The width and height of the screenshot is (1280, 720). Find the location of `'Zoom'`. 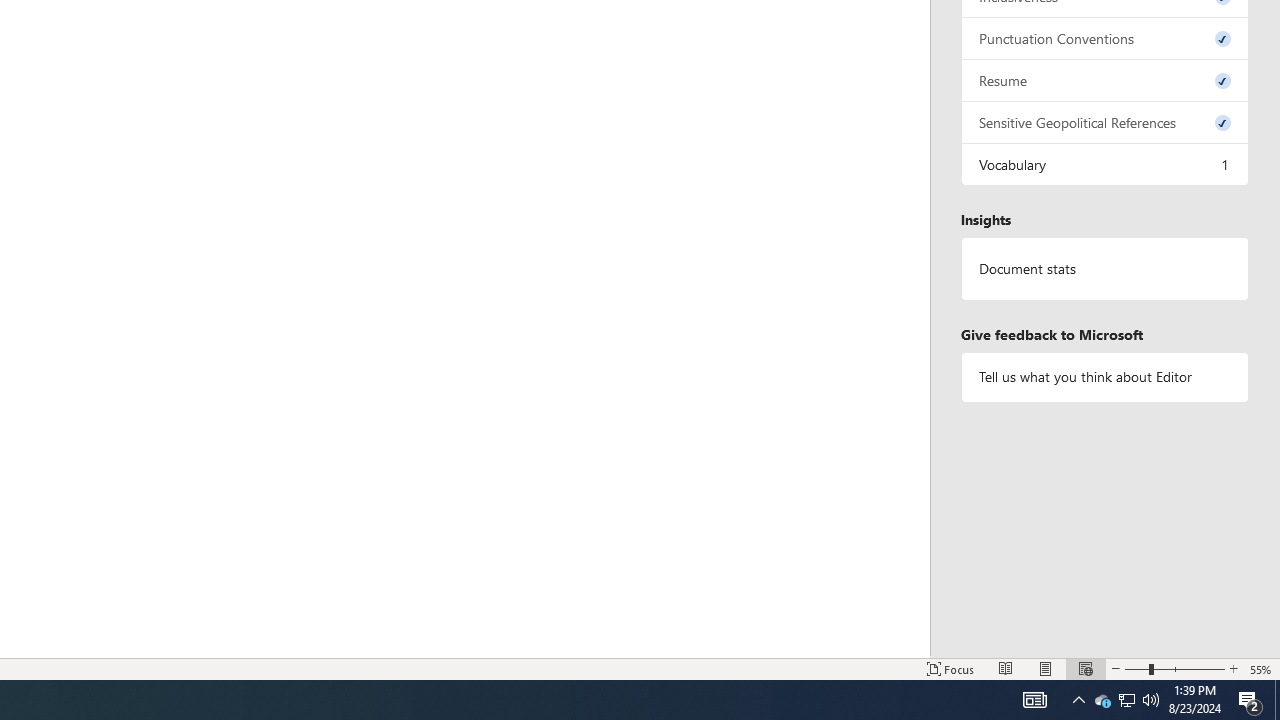

'Zoom' is located at coordinates (1175, 669).